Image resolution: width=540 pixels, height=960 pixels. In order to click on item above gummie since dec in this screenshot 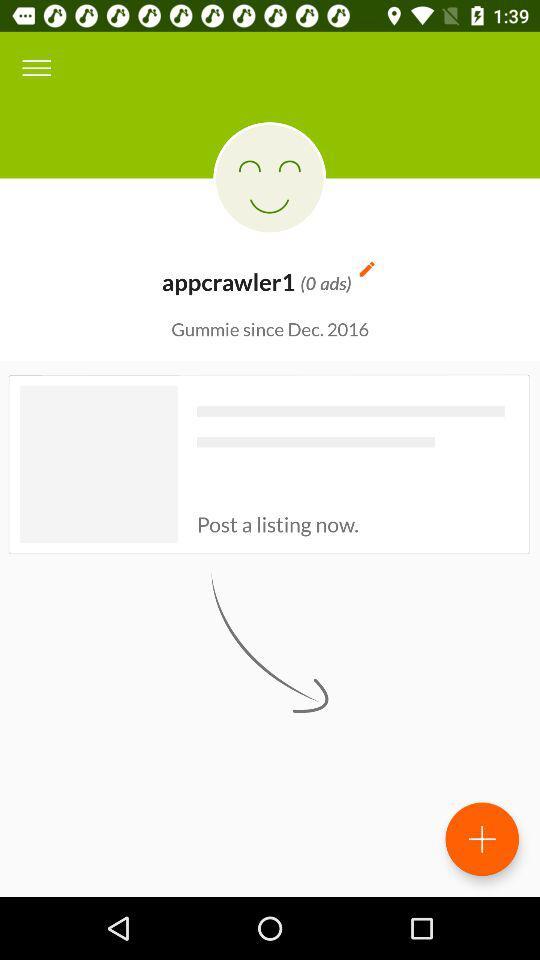, I will do `click(36, 68)`.